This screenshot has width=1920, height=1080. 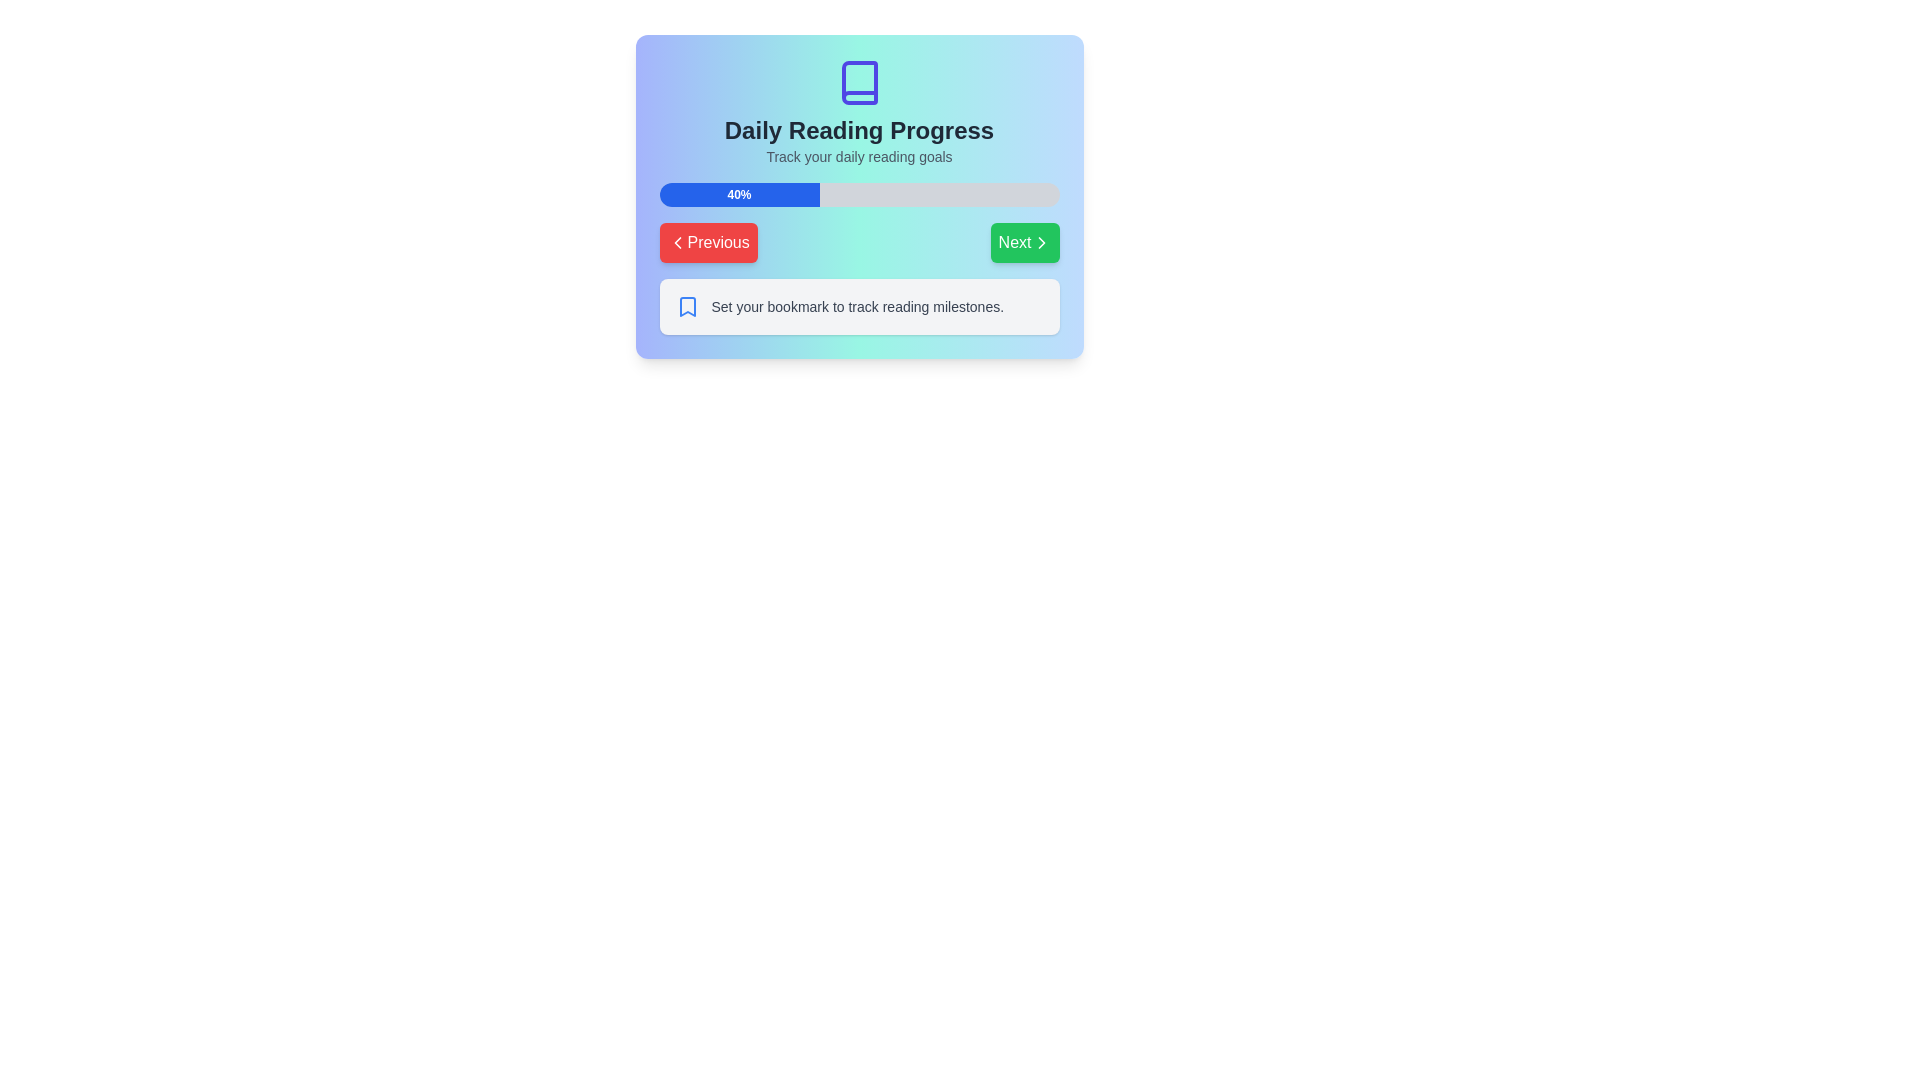 What do you see at coordinates (1025, 242) in the screenshot?
I see `the green 'Next' button with a chevron icon` at bounding box center [1025, 242].